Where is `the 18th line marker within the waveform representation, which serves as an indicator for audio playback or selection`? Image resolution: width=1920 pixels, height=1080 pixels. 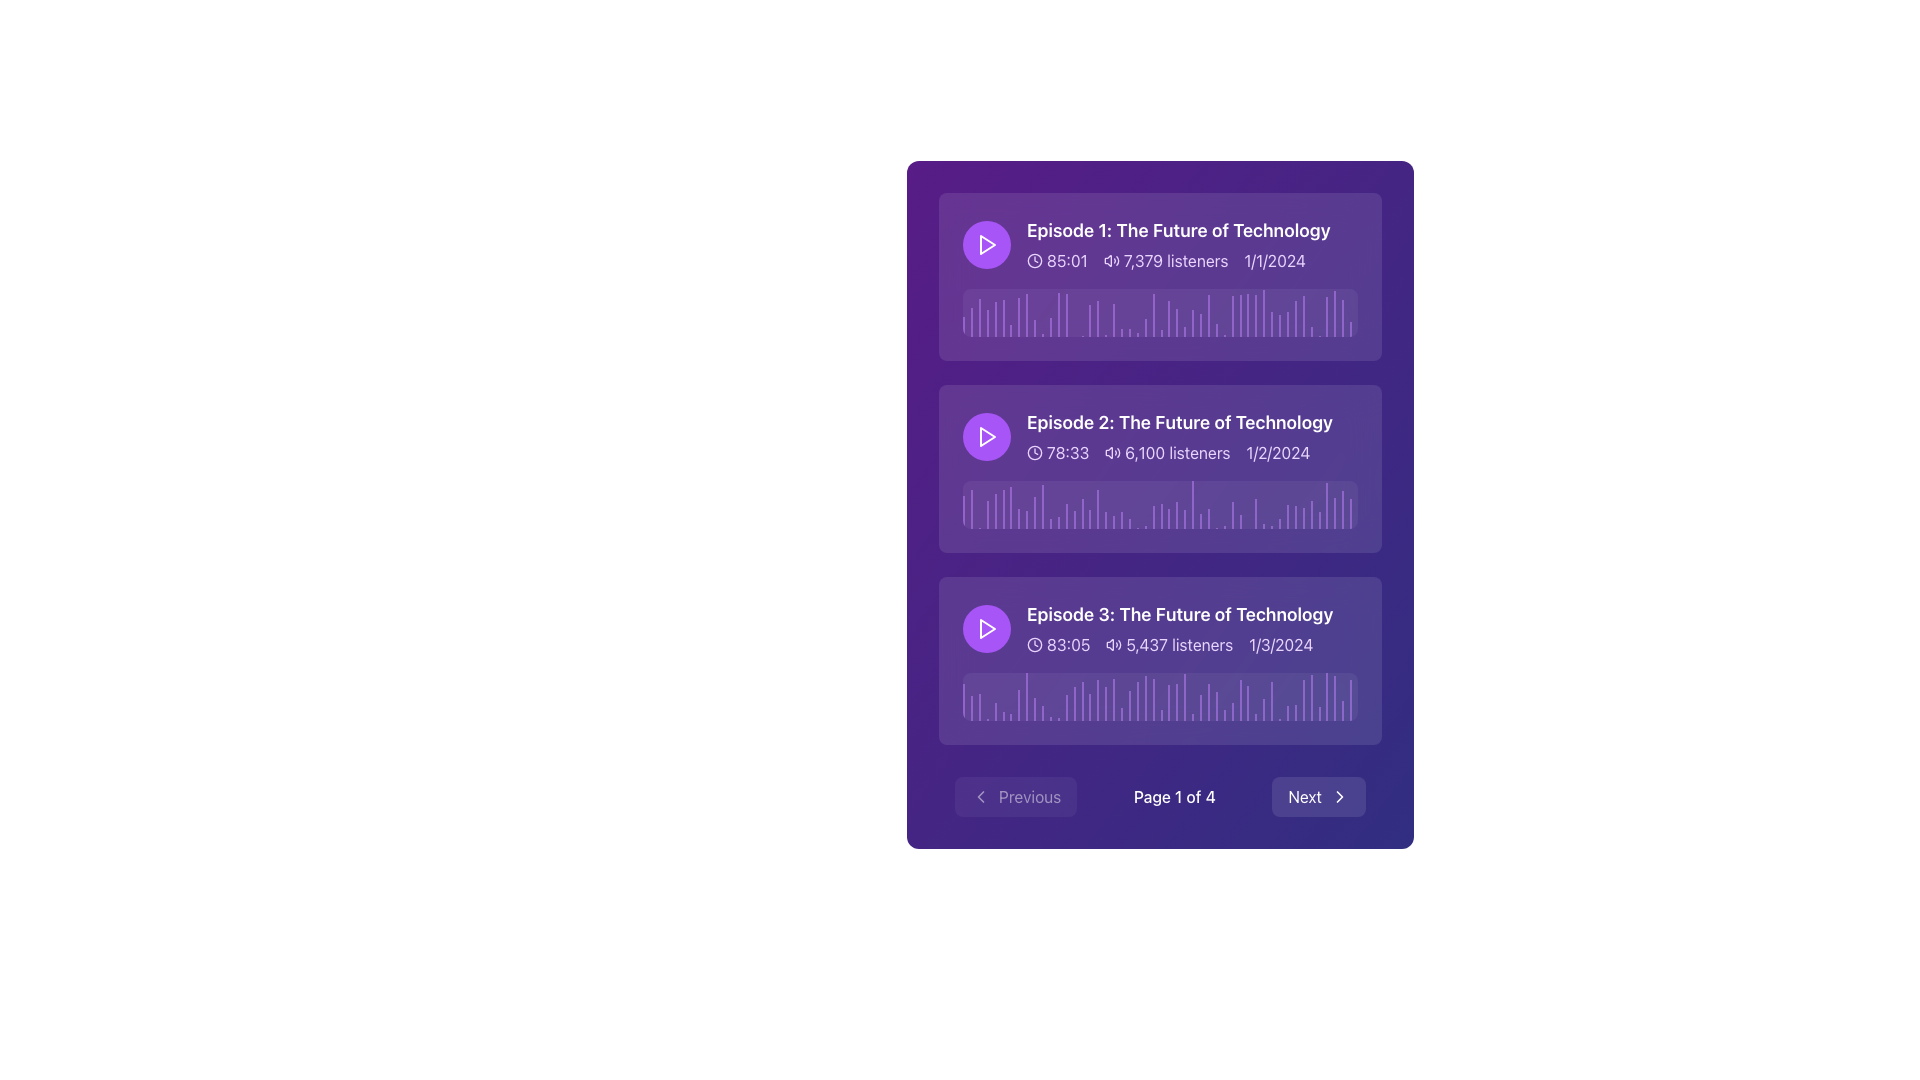 the 18th line marker within the waveform representation, which serves as an indicator for audio playback or selection is located at coordinates (1097, 318).